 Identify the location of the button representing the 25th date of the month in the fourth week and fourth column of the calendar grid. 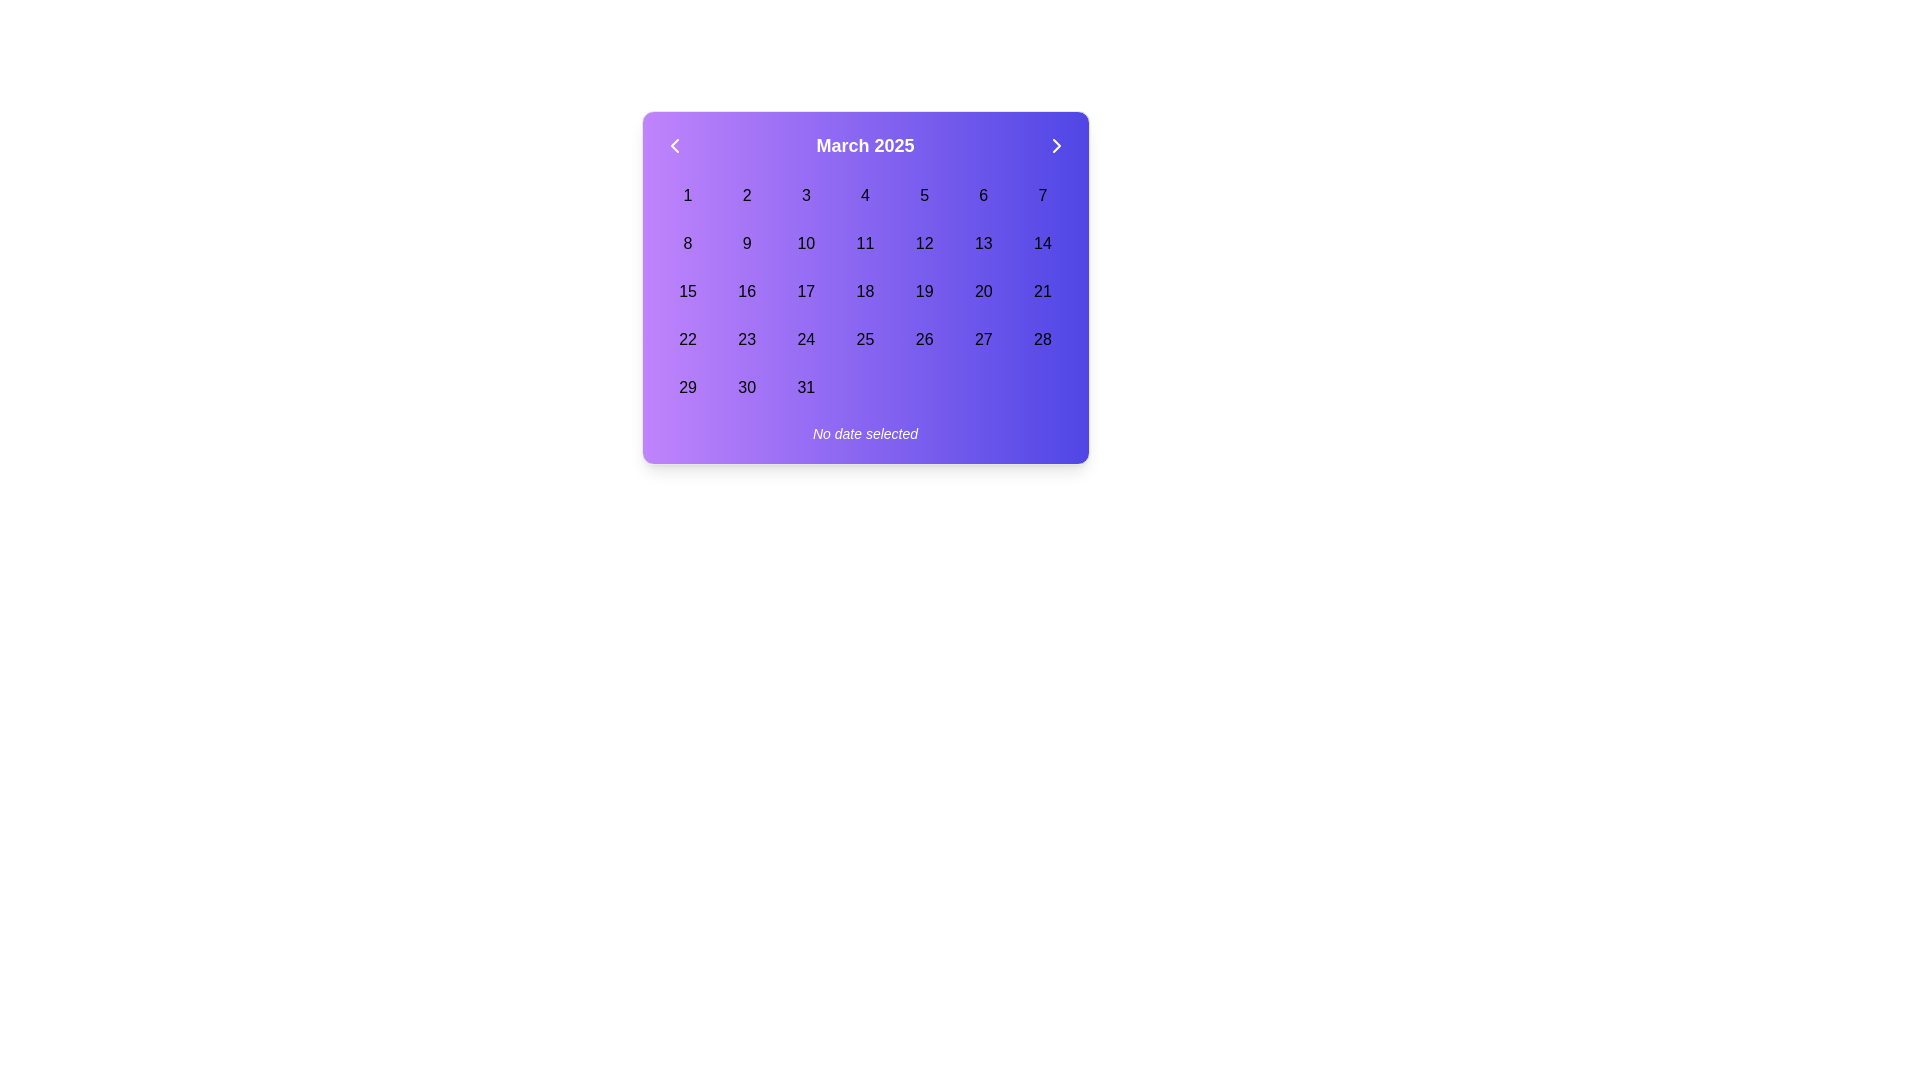
(865, 338).